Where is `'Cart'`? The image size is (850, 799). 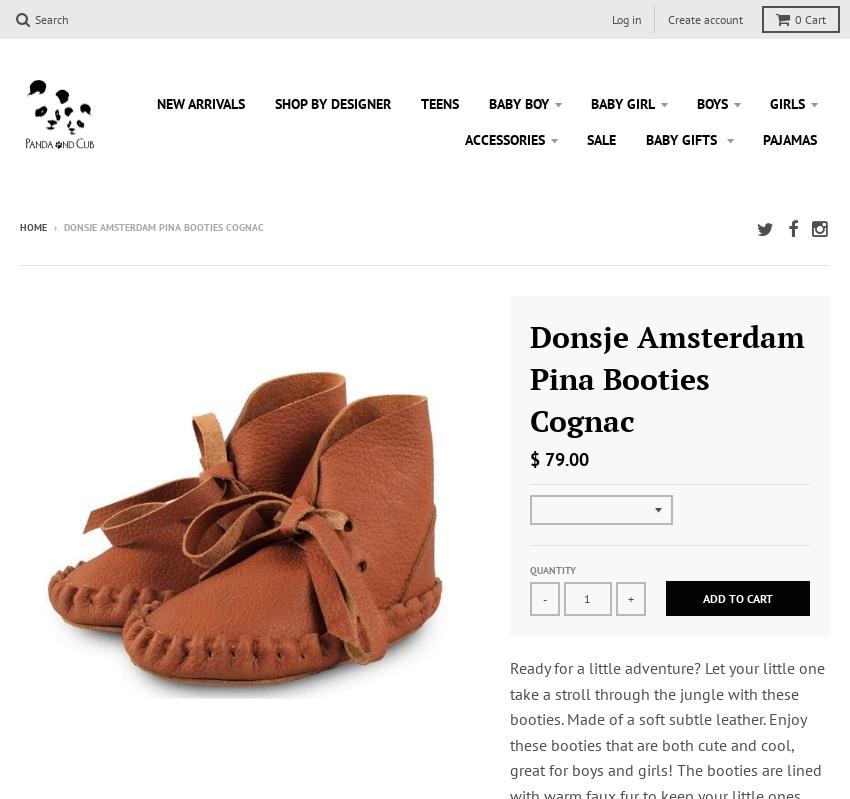 'Cart' is located at coordinates (813, 19).